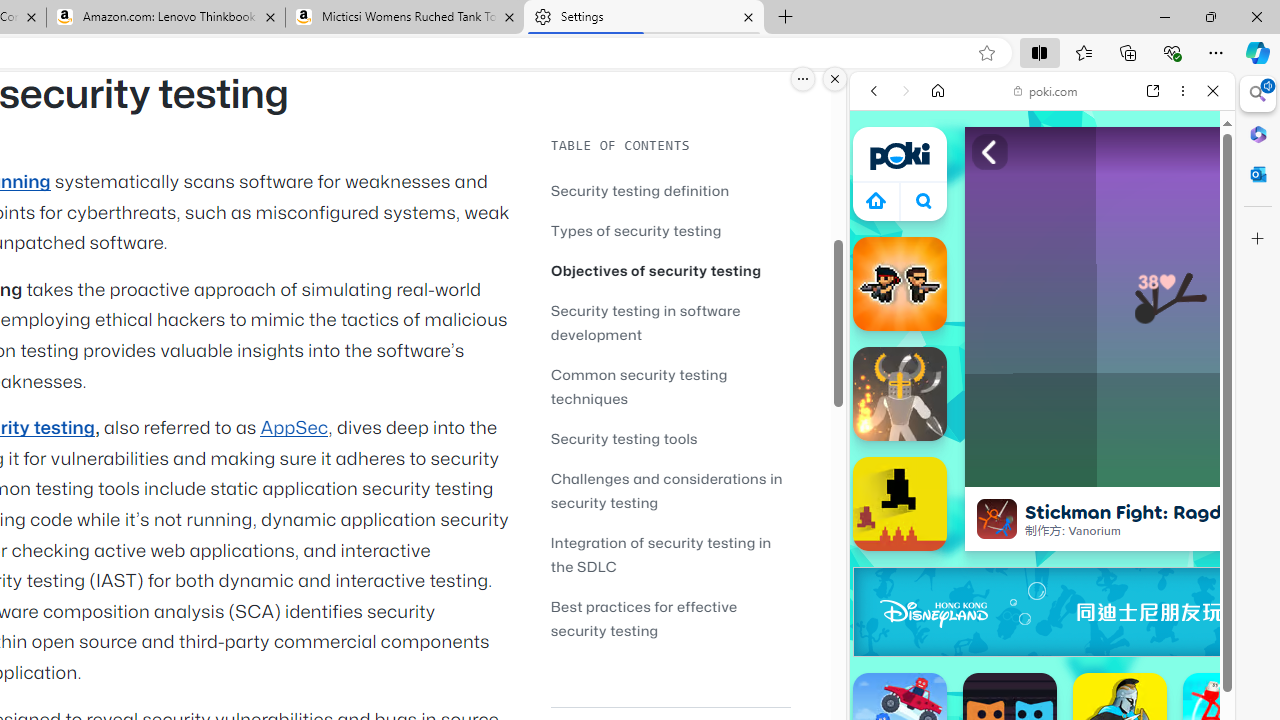 This screenshot has width=1280, height=720. Describe the element at coordinates (1045, 91) in the screenshot. I see `'poki.com'` at that location.